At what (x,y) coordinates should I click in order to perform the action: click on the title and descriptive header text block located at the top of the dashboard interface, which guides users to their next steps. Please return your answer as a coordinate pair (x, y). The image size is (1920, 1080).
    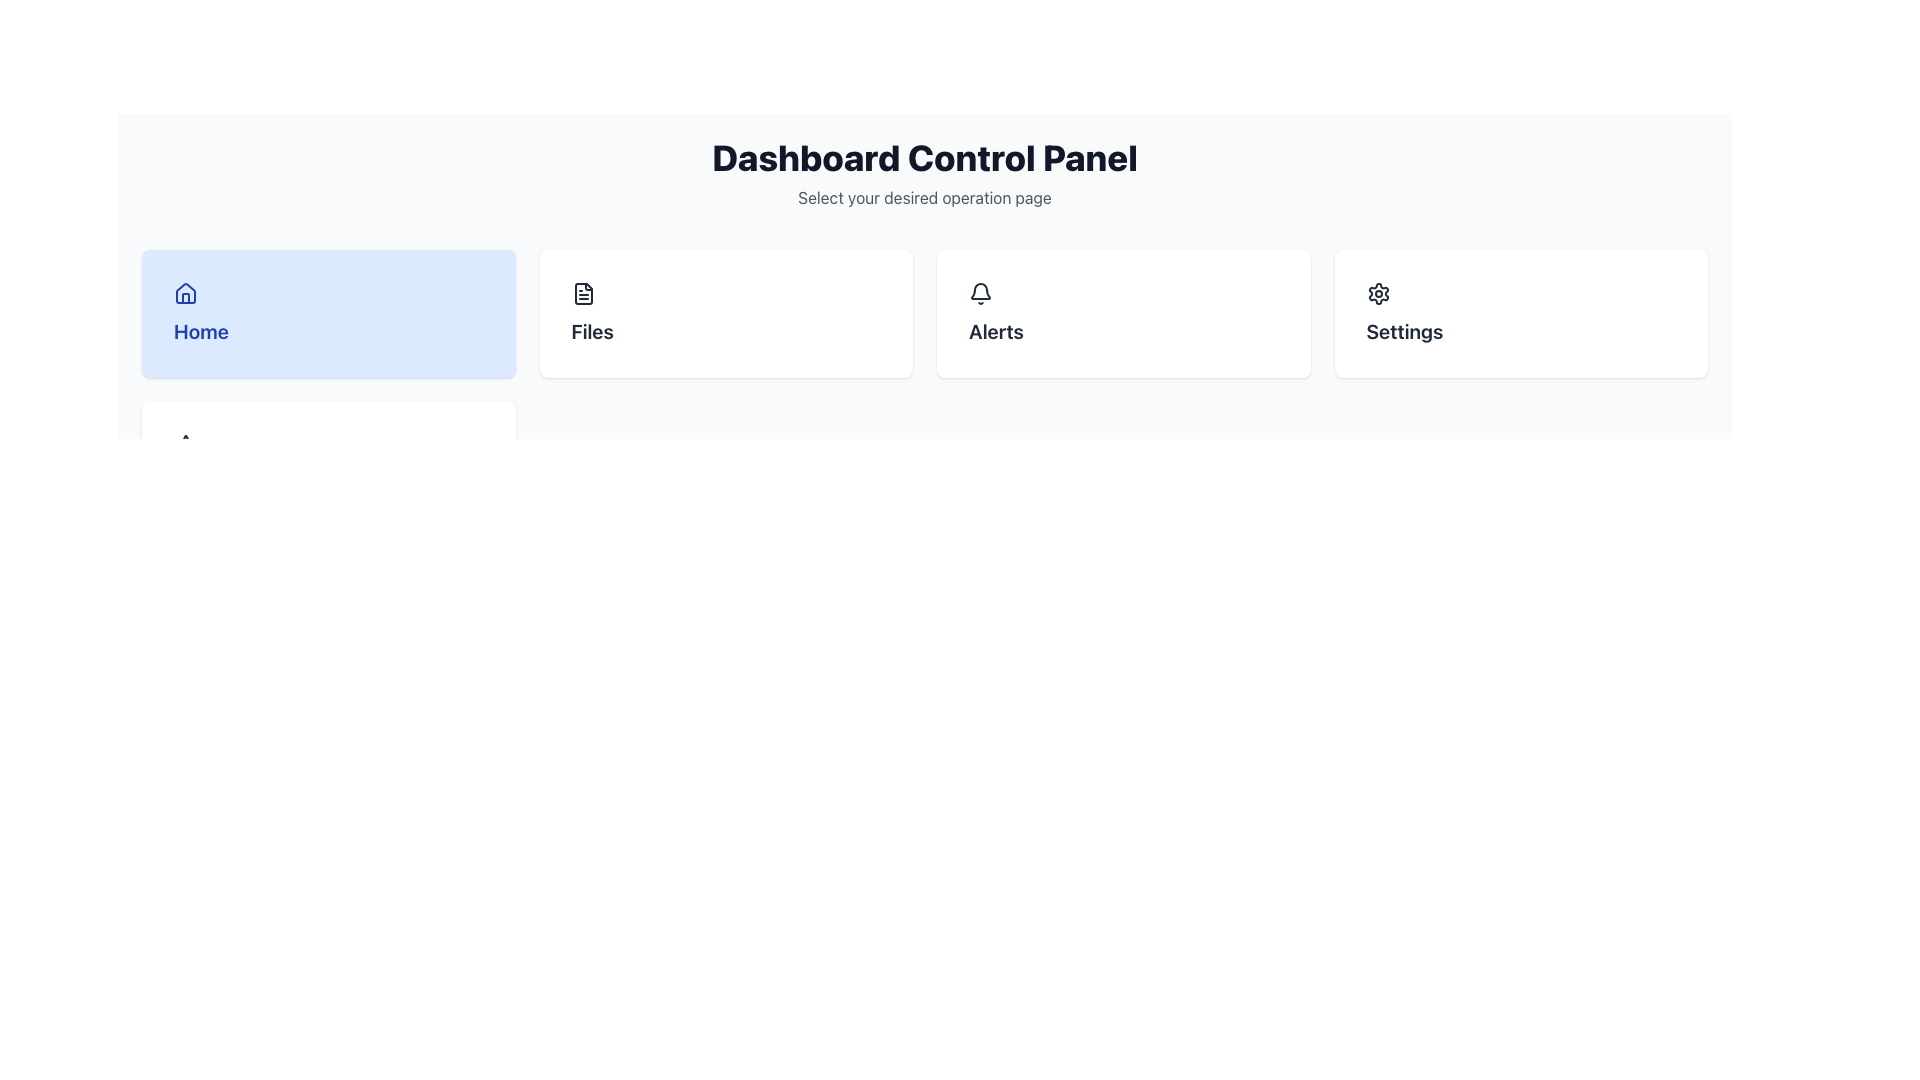
    Looking at the image, I should click on (924, 172).